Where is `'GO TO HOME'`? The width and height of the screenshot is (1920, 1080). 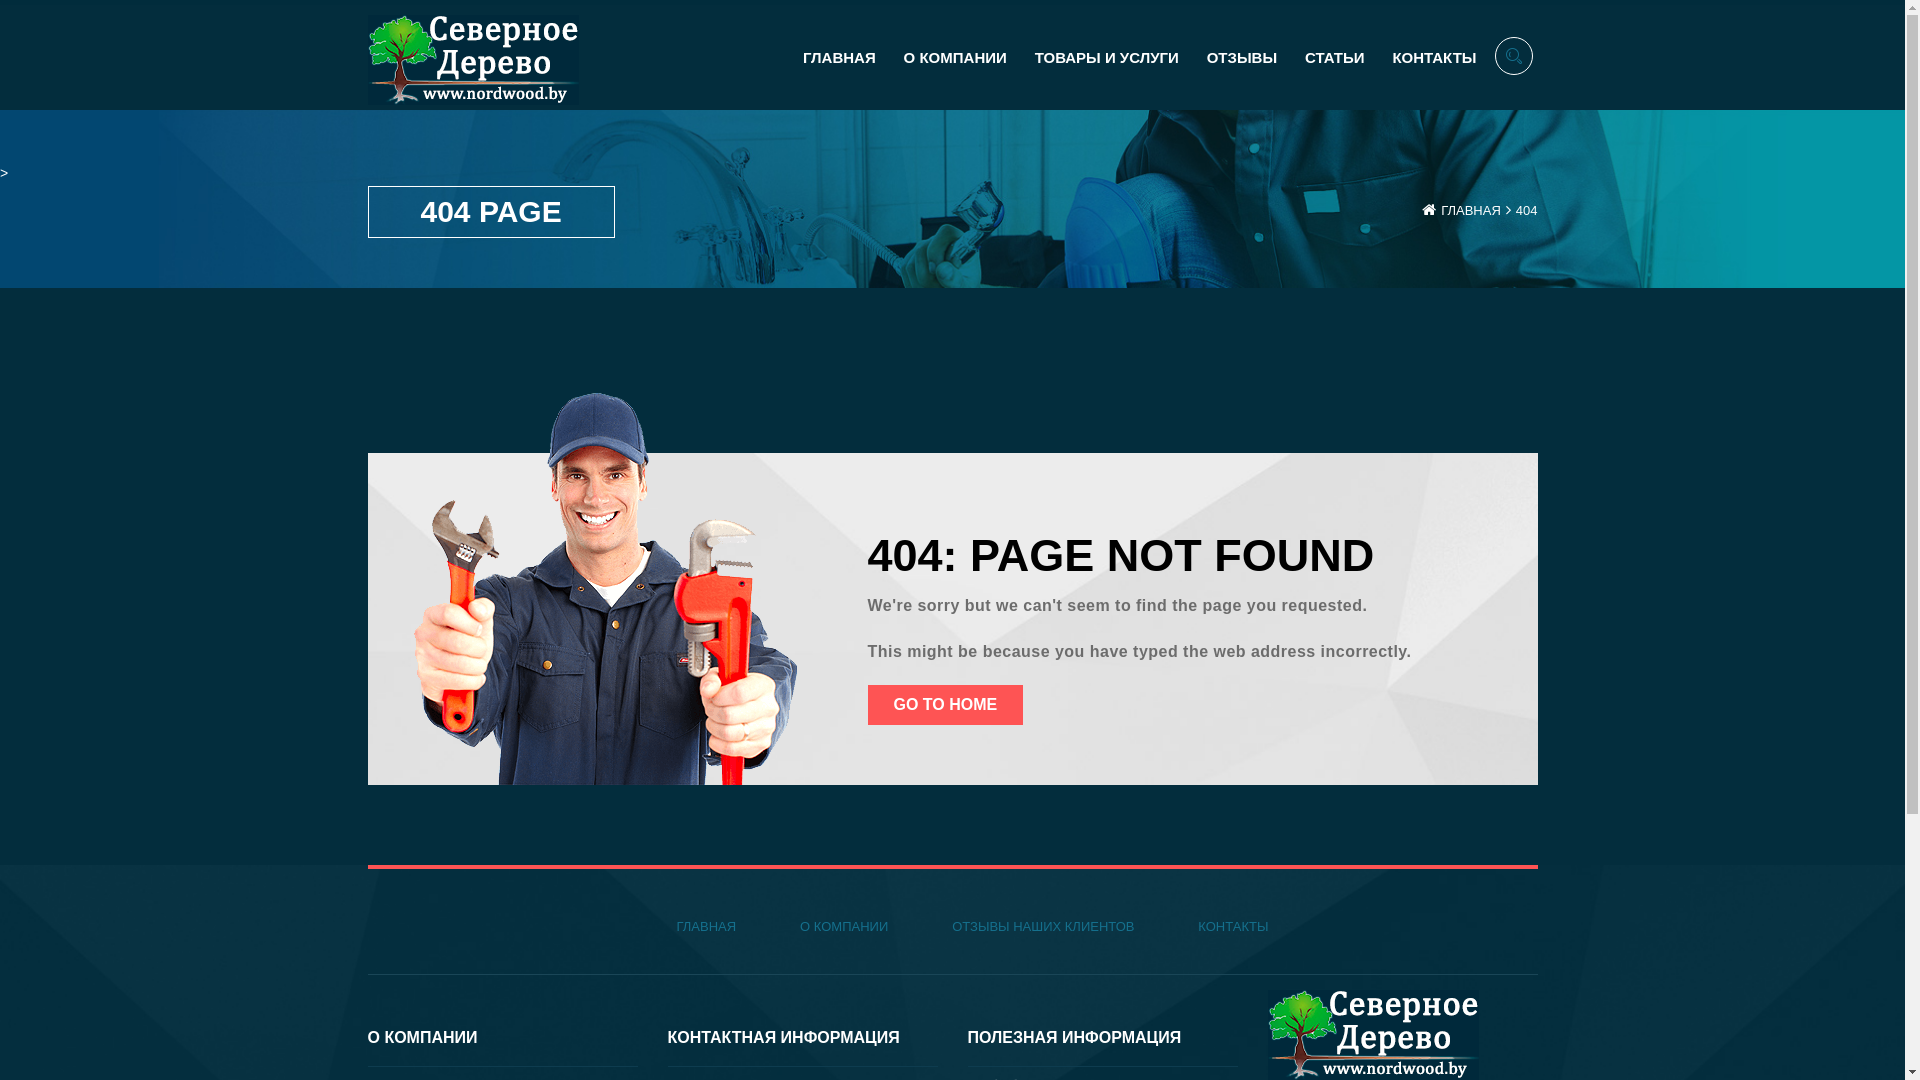 'GO TO HOME' is located at coordinates (868, 704).